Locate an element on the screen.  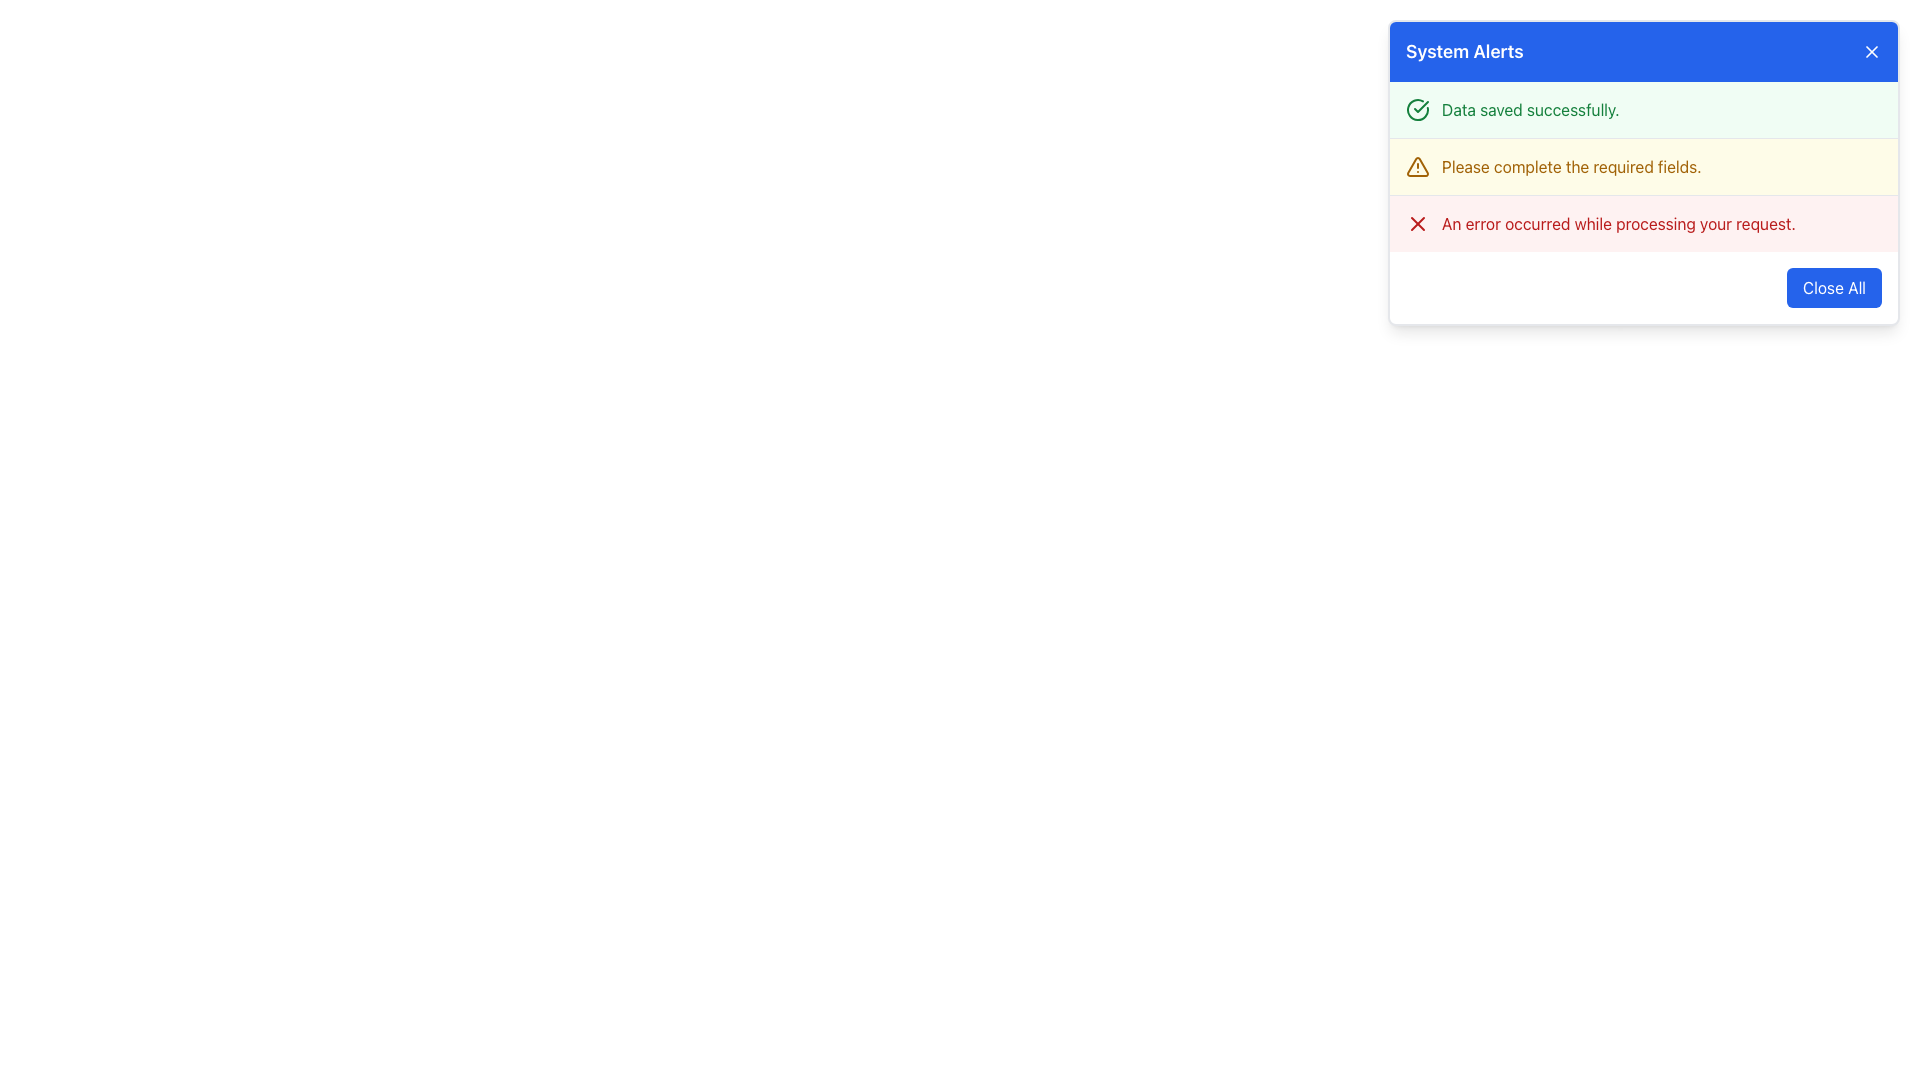
error text displayed in red that states 'An error occurred while processing your request.' within the third alert box of the 'System Alerts' section, located below the yellow alert message is located at coordinates (1618, 223).